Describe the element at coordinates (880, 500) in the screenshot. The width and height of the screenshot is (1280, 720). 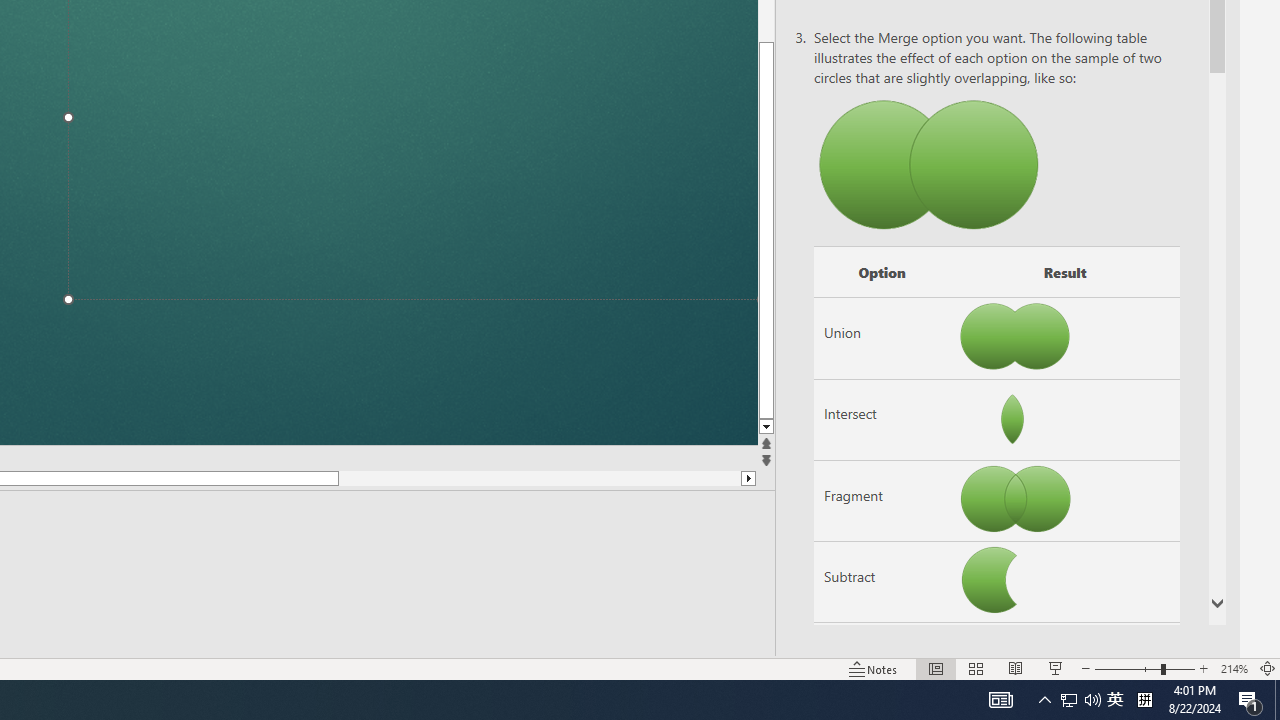
I see `'Fragment'` at that location.